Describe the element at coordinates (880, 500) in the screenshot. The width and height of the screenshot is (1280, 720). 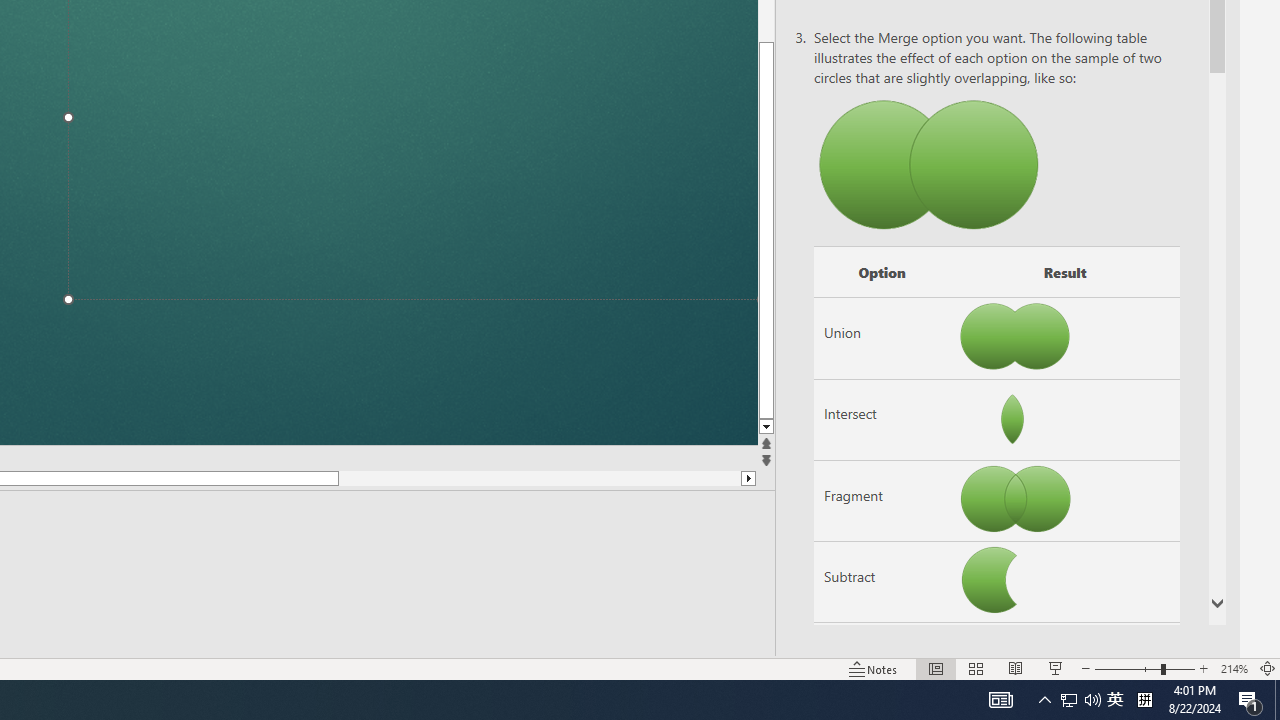
I see `'Fragment'` at that location.